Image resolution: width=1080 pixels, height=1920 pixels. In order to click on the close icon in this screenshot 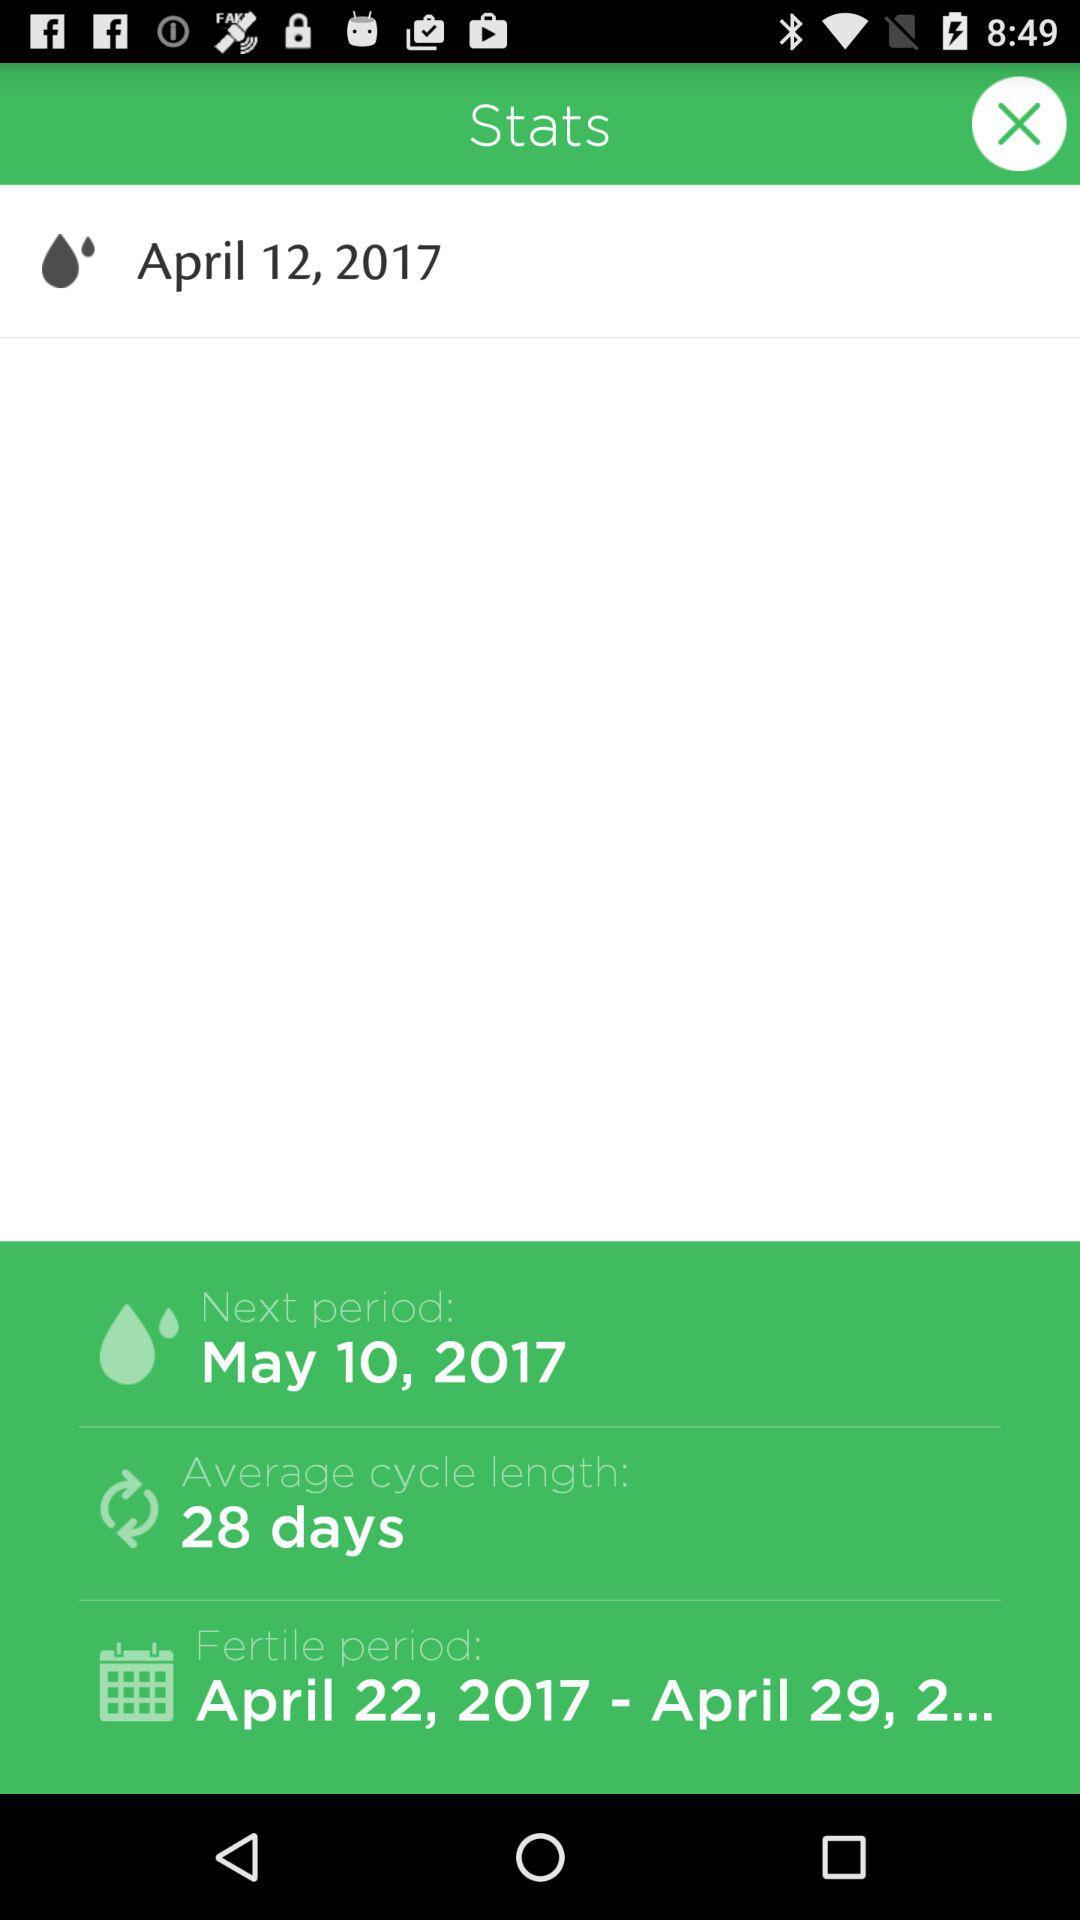, I will do `click(1019, 131)`.